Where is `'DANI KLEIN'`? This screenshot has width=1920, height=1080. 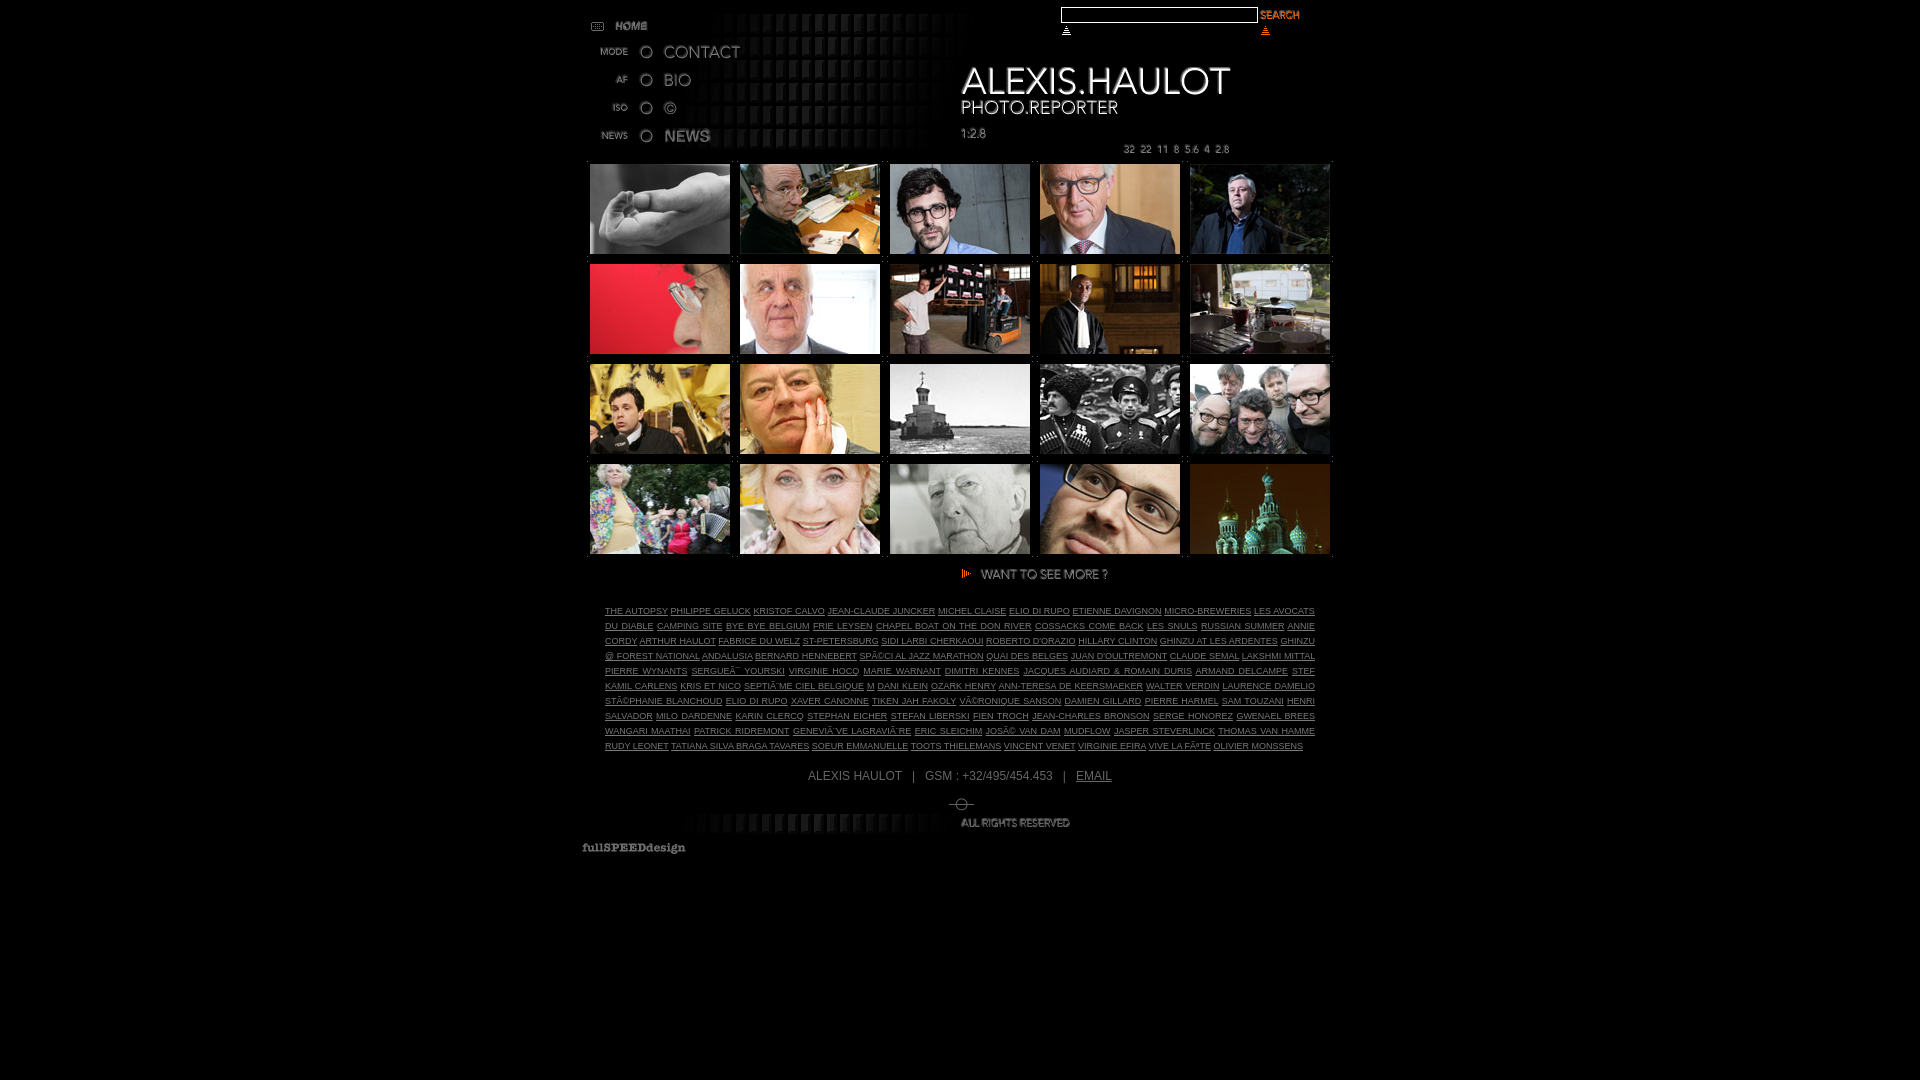
'DANI KLEIN' is located at coordinates (901, 685).